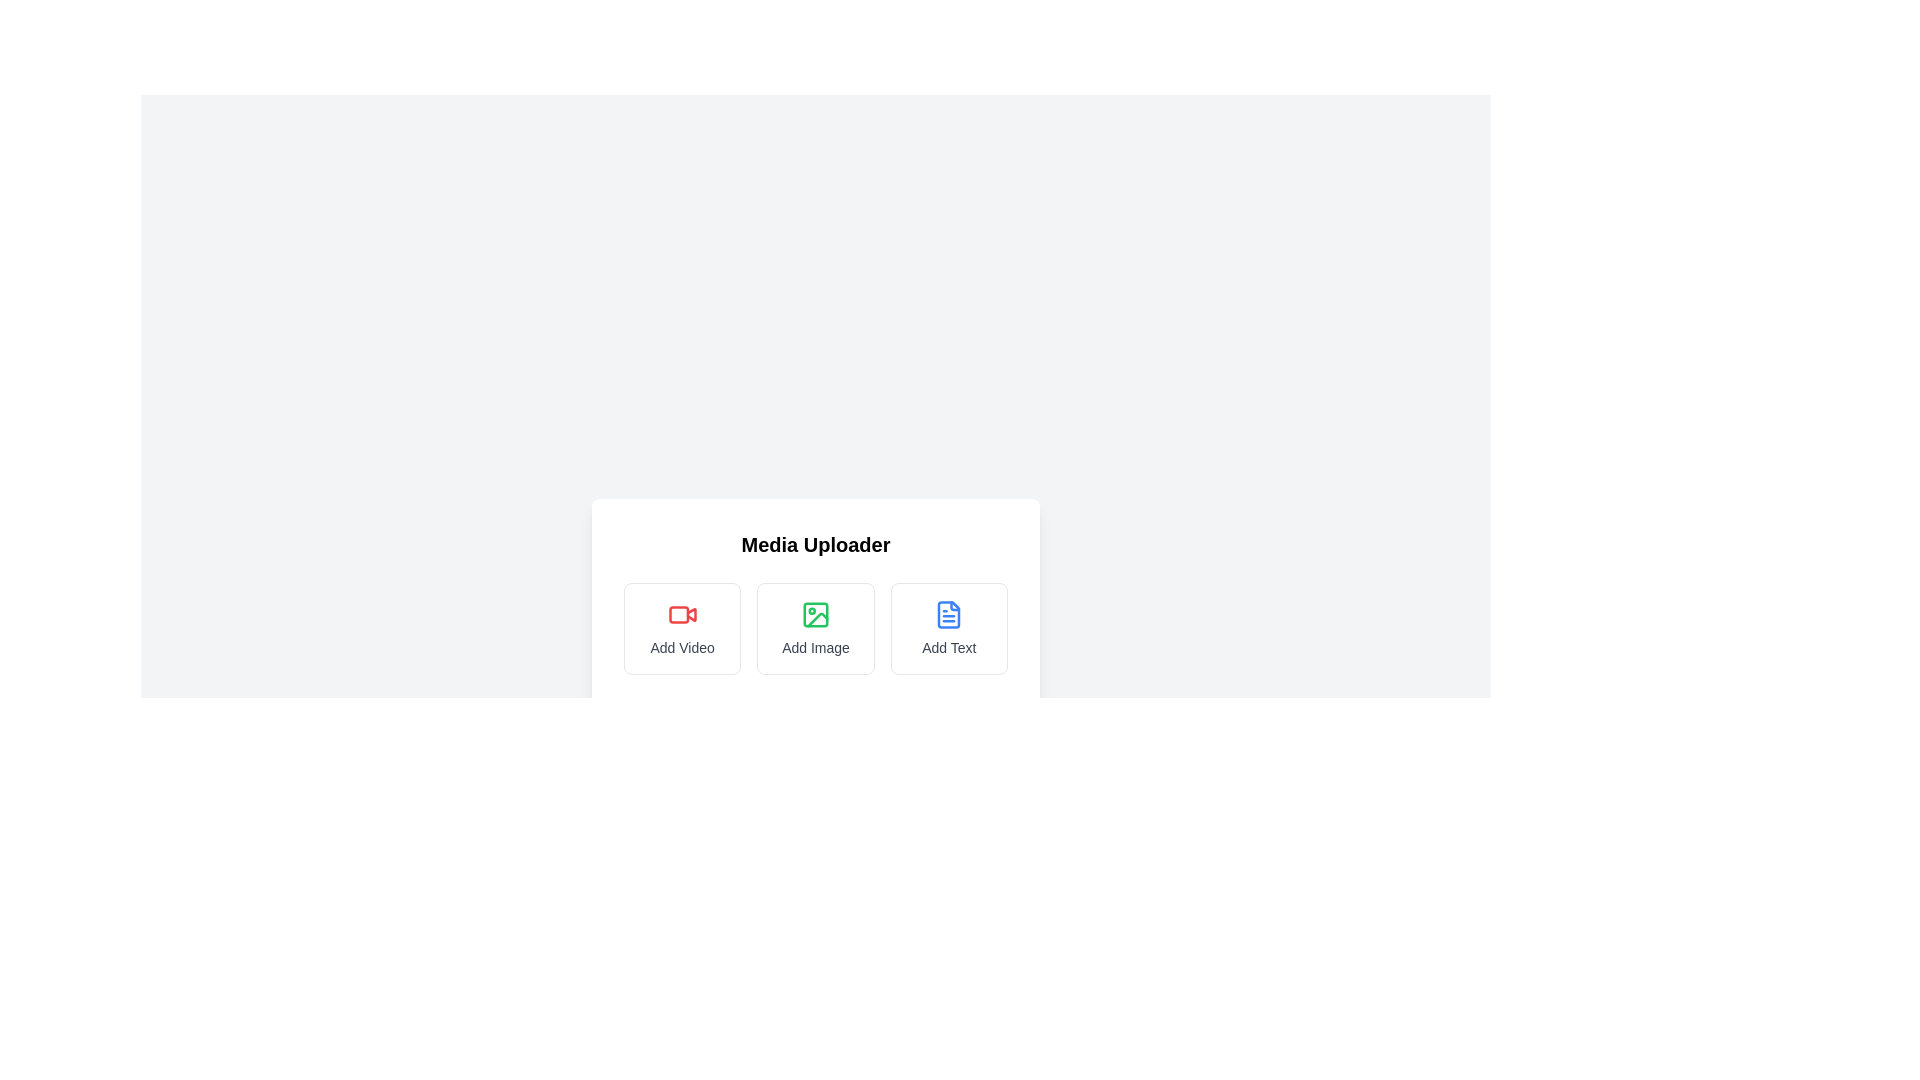 The image size is (1920, 1080). Describe the element at coordinates (816, 613) in the screenshot. I see `the 'Add Image' icon, which is the central button in the second group of buttons under the 'Media Uploader' heading, positioned between 'Add Video' and 'Add Text.'` at that location.